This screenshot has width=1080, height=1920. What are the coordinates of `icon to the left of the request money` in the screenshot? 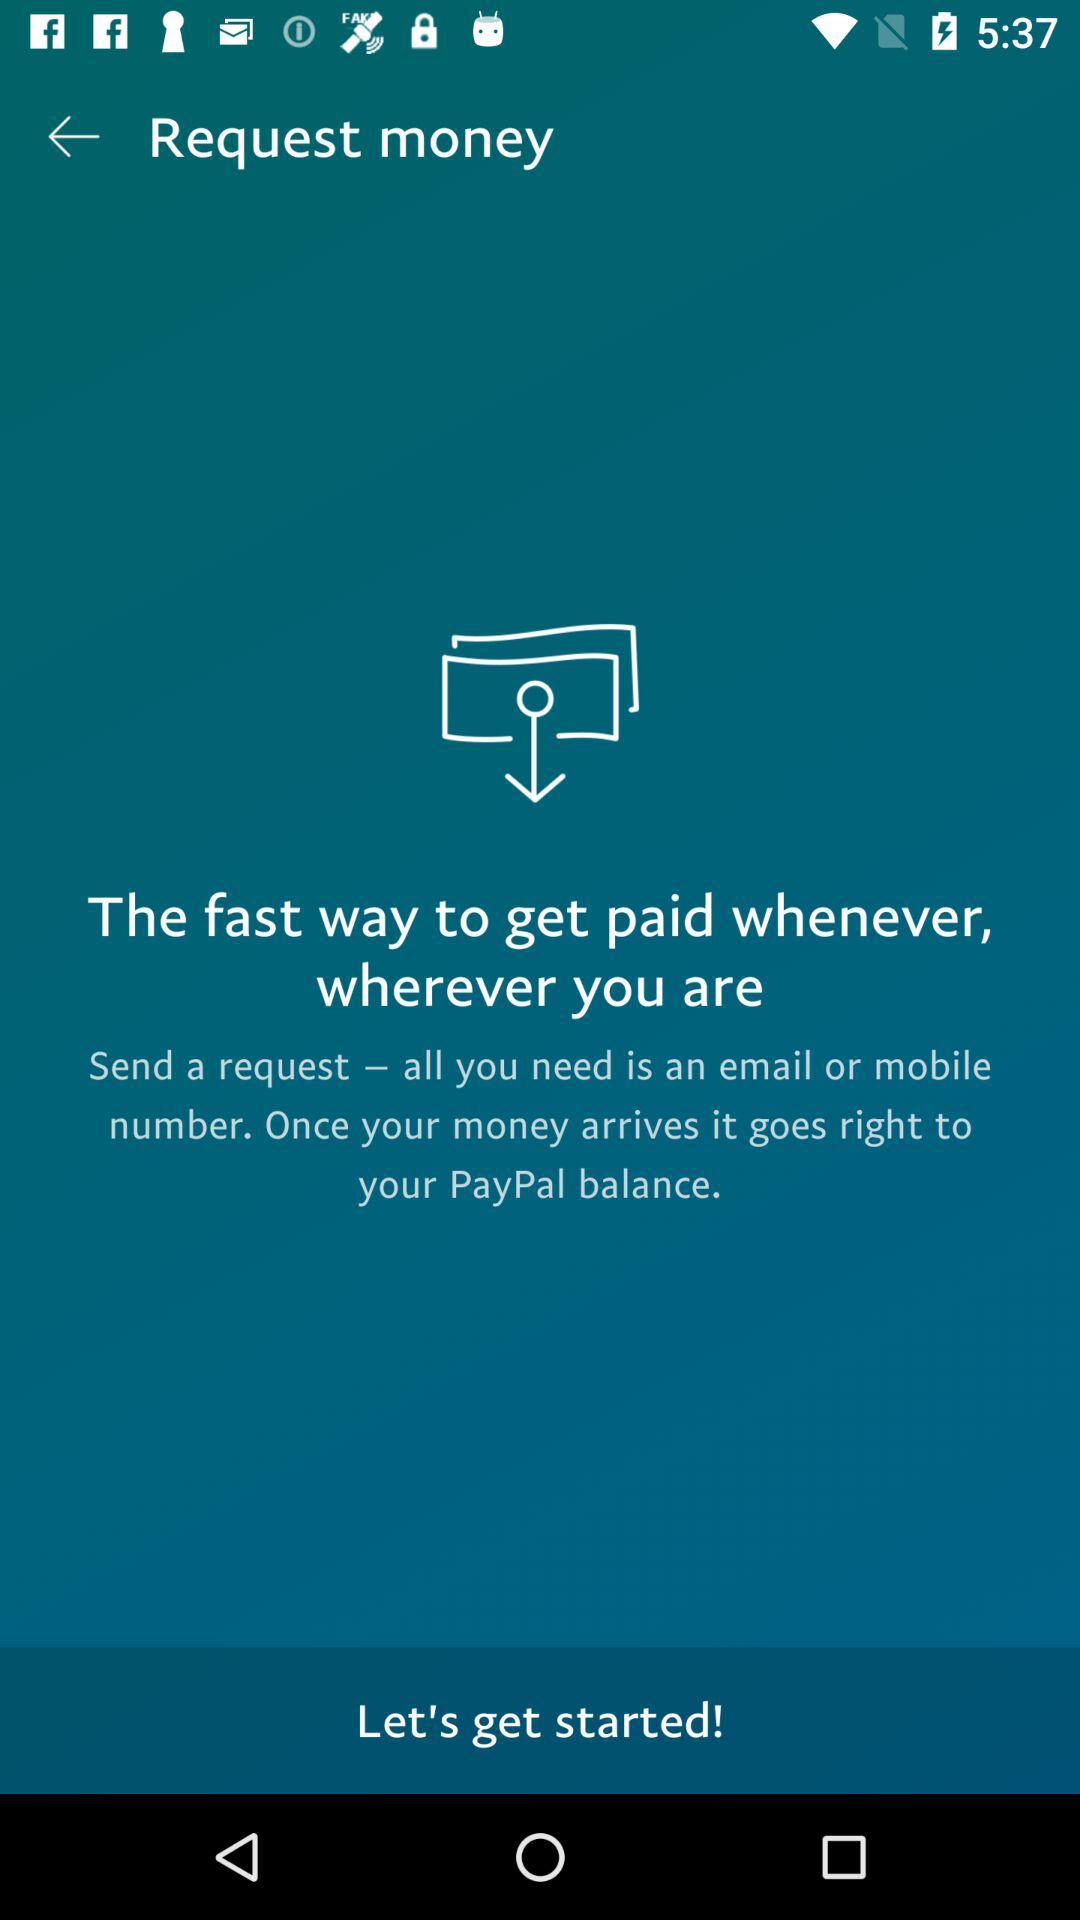 It's located at (72, 135).